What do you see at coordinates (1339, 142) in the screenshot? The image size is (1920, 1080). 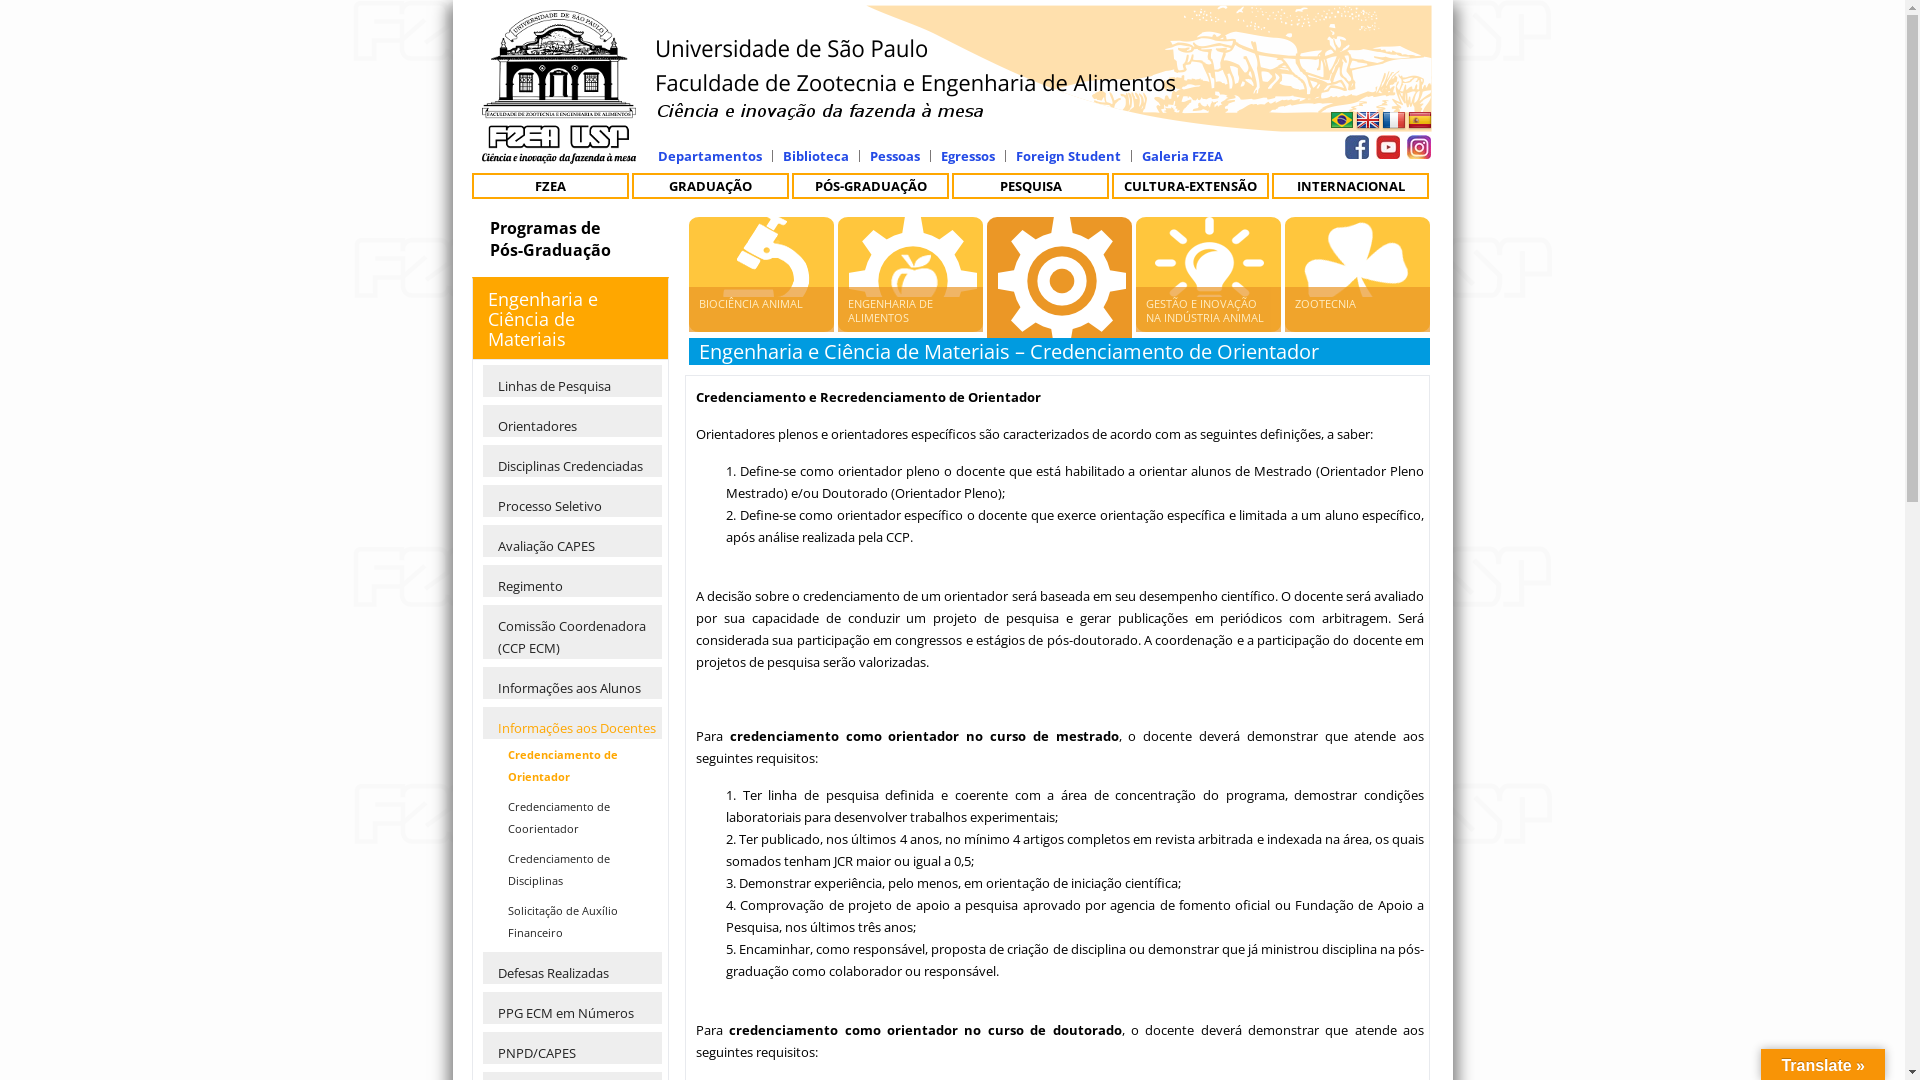 I see `' '` at bounding box center [1339, 142].